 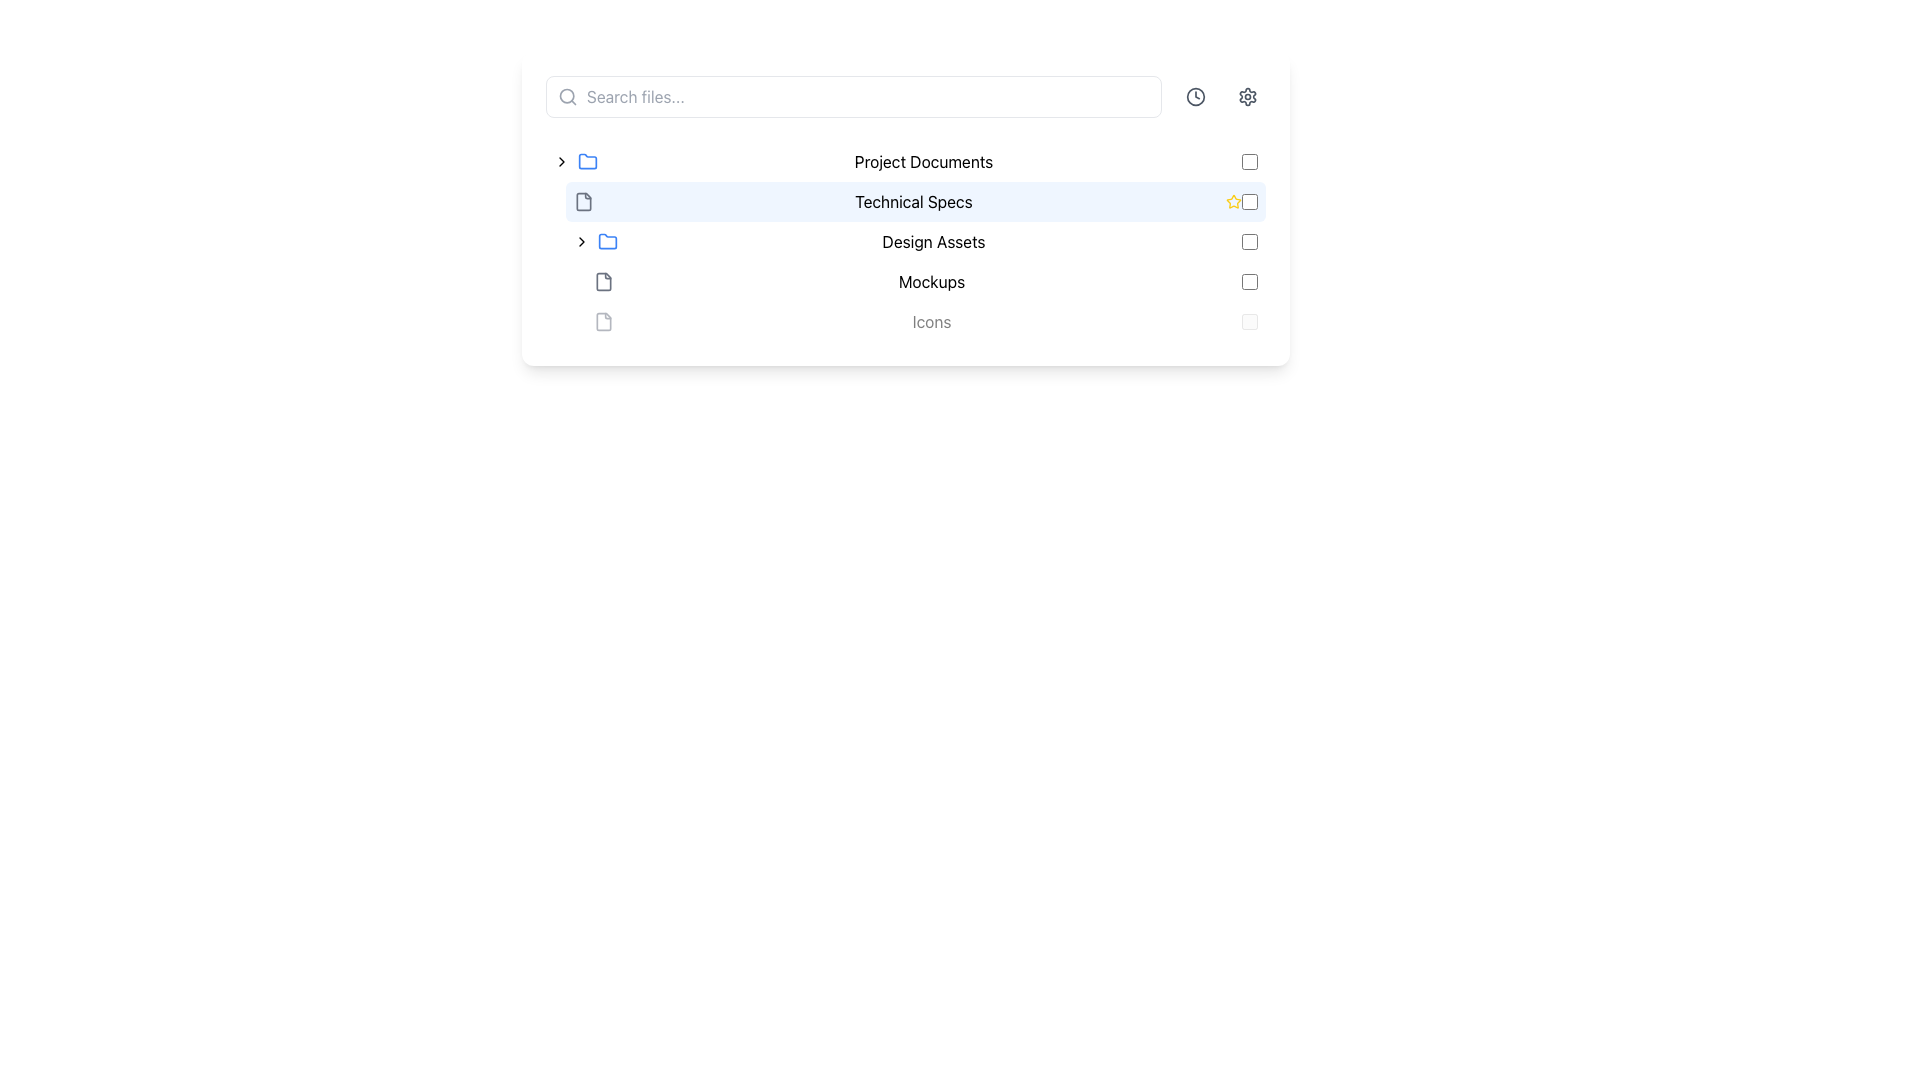 I want to click on the star icon located at the far-right end of the 'Technical Specs' row, which is used to mark or highlight items as favorites, so click(x=1232, y=201).